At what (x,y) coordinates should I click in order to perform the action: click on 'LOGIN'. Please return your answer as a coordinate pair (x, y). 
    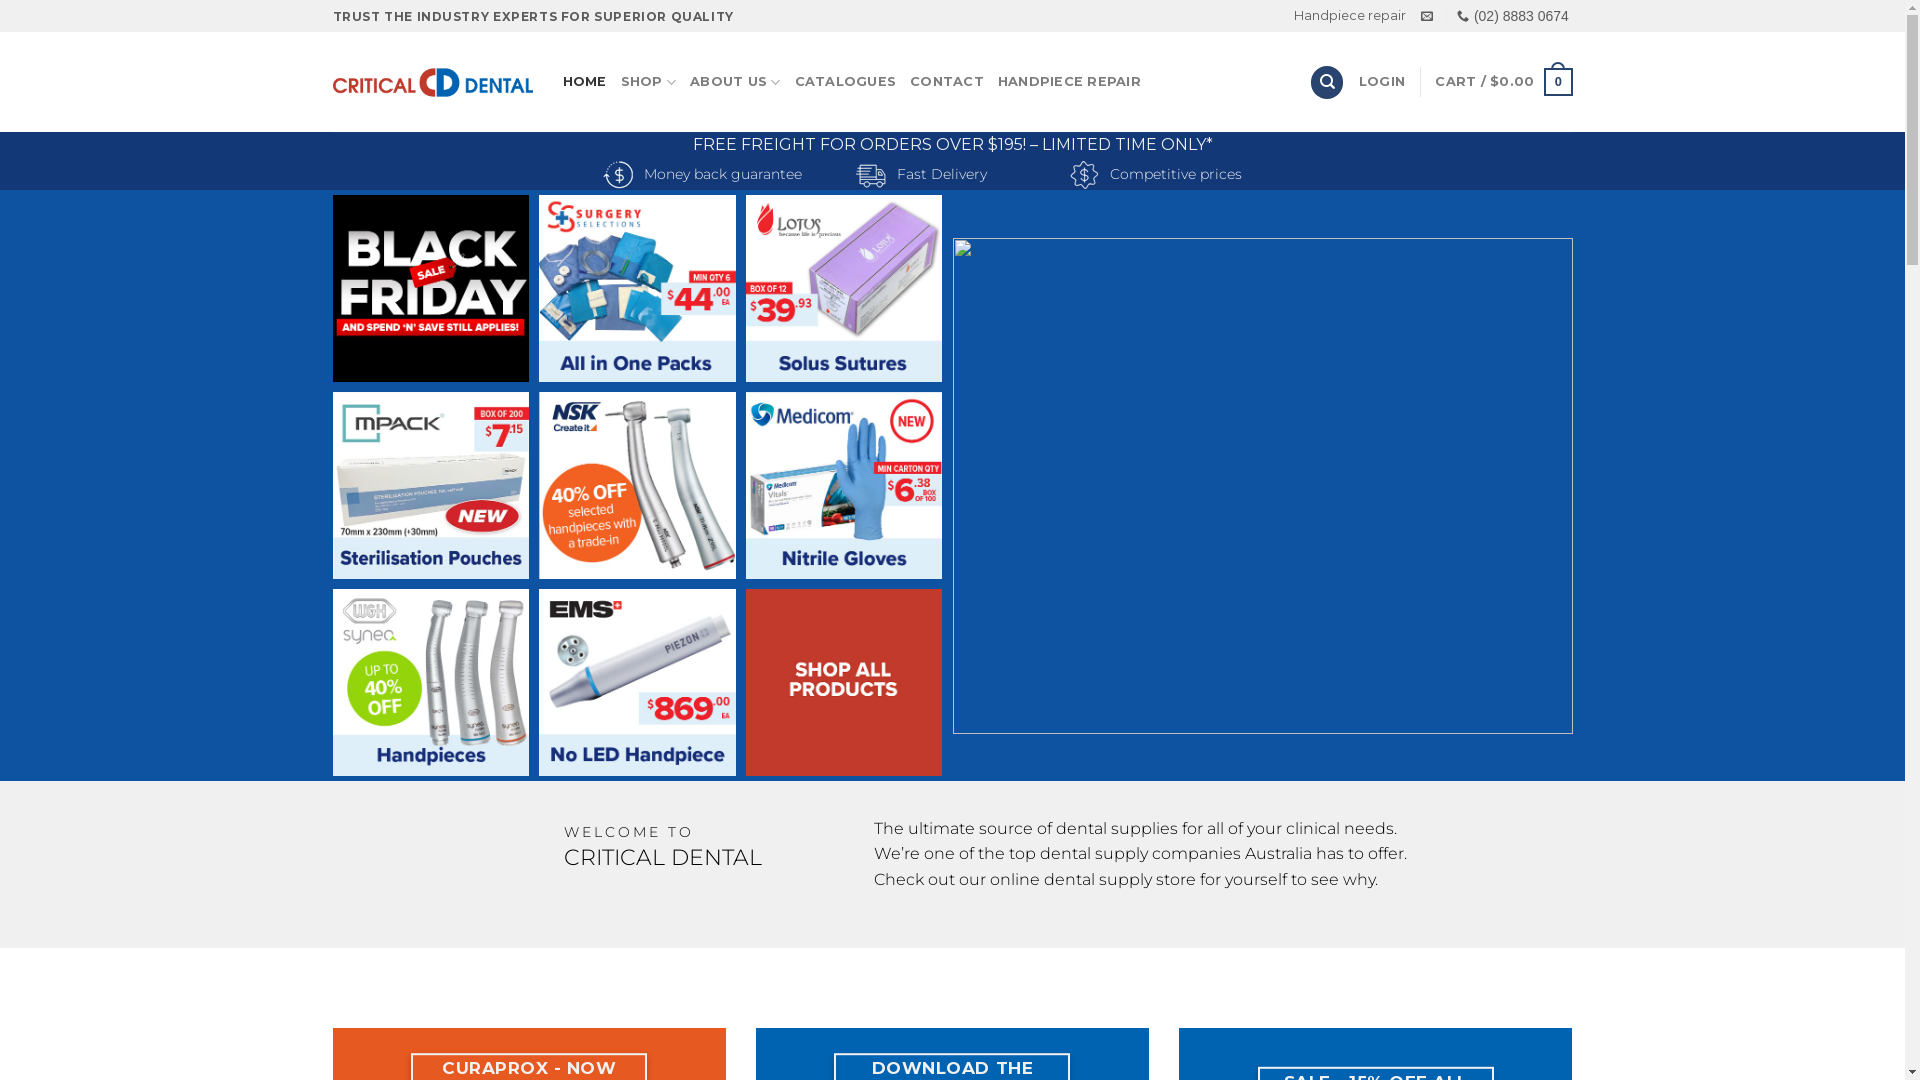
    Looking at the image, I should click on (1381, 80).